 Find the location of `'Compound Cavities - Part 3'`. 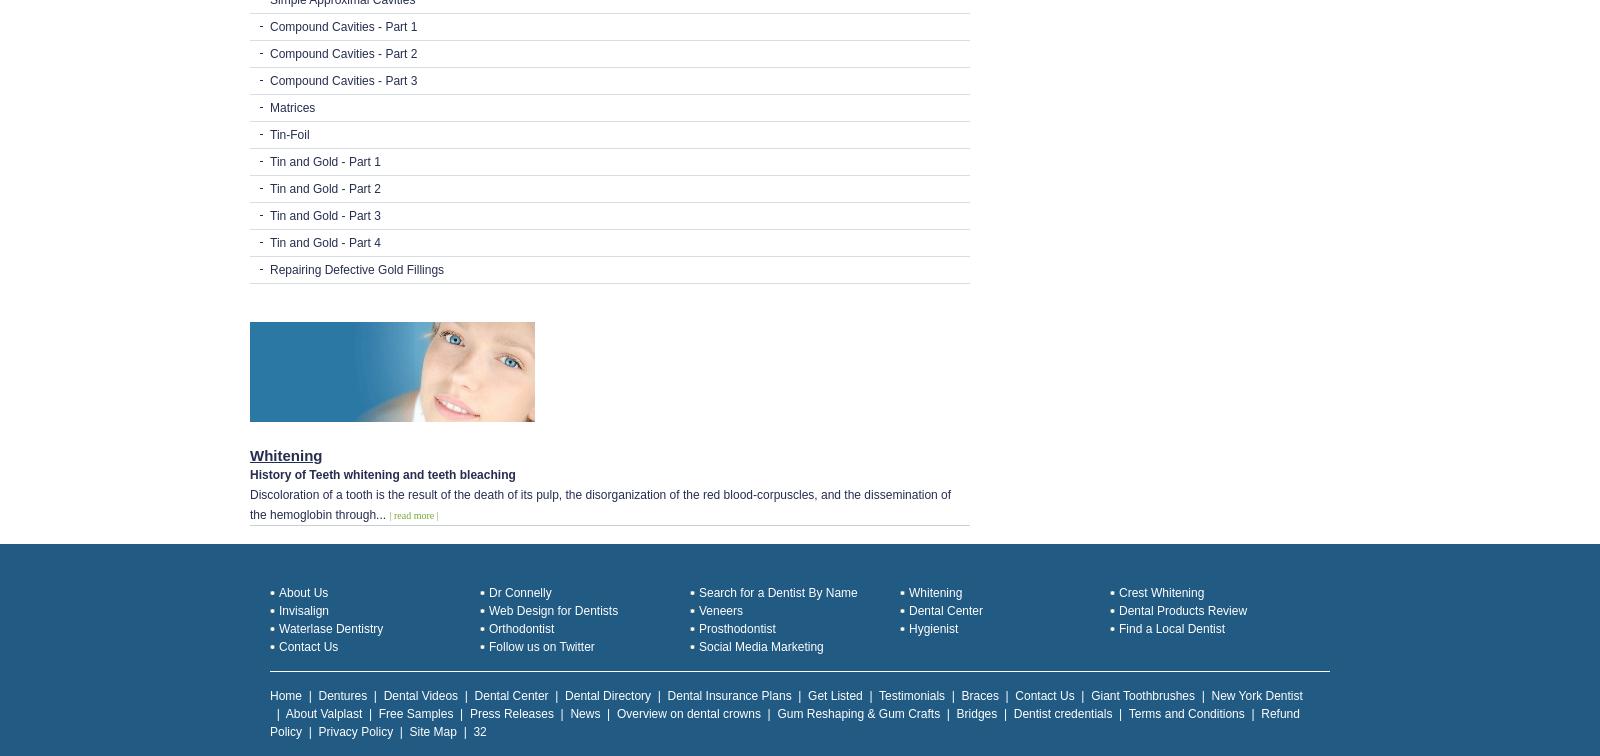

'Compound Cavities - Part 3' is located at coordinates (343, 80).